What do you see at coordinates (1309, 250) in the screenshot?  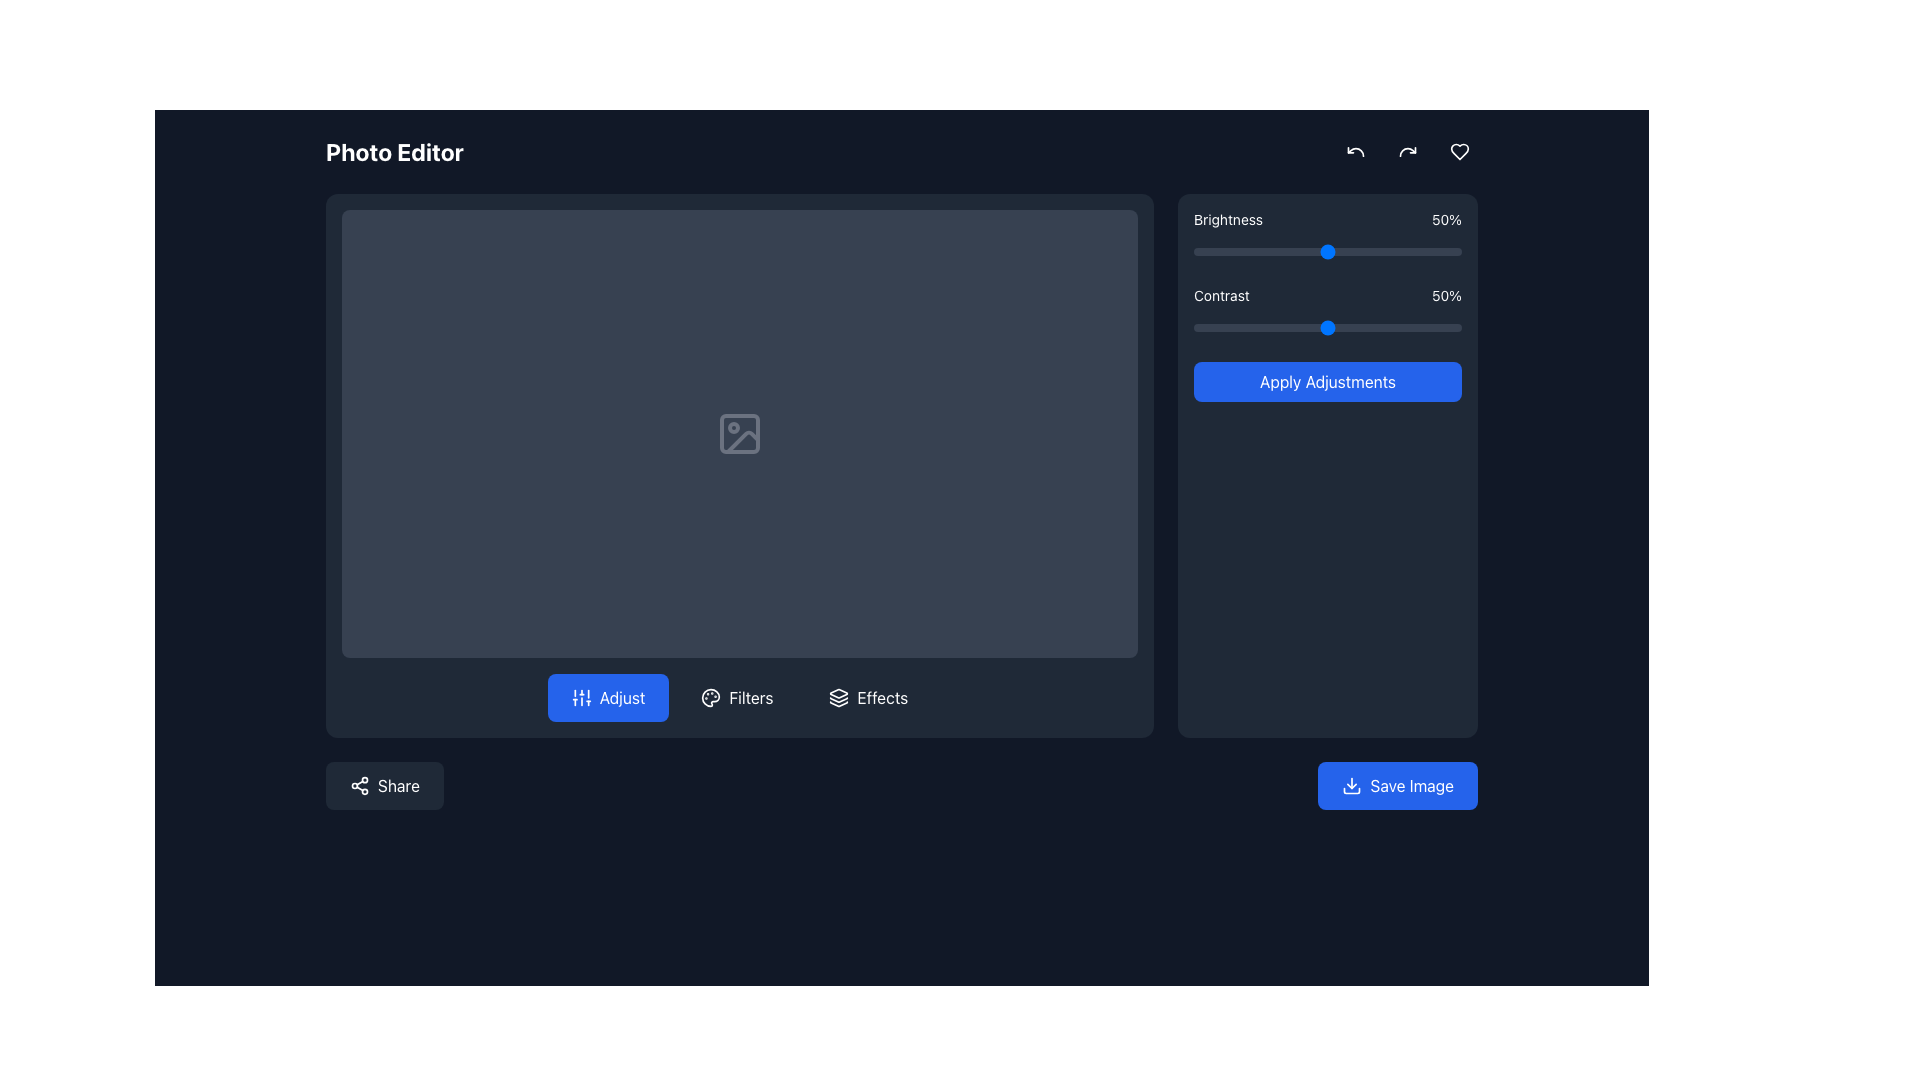 I see `brightness` at bounding box center [1309, 250].